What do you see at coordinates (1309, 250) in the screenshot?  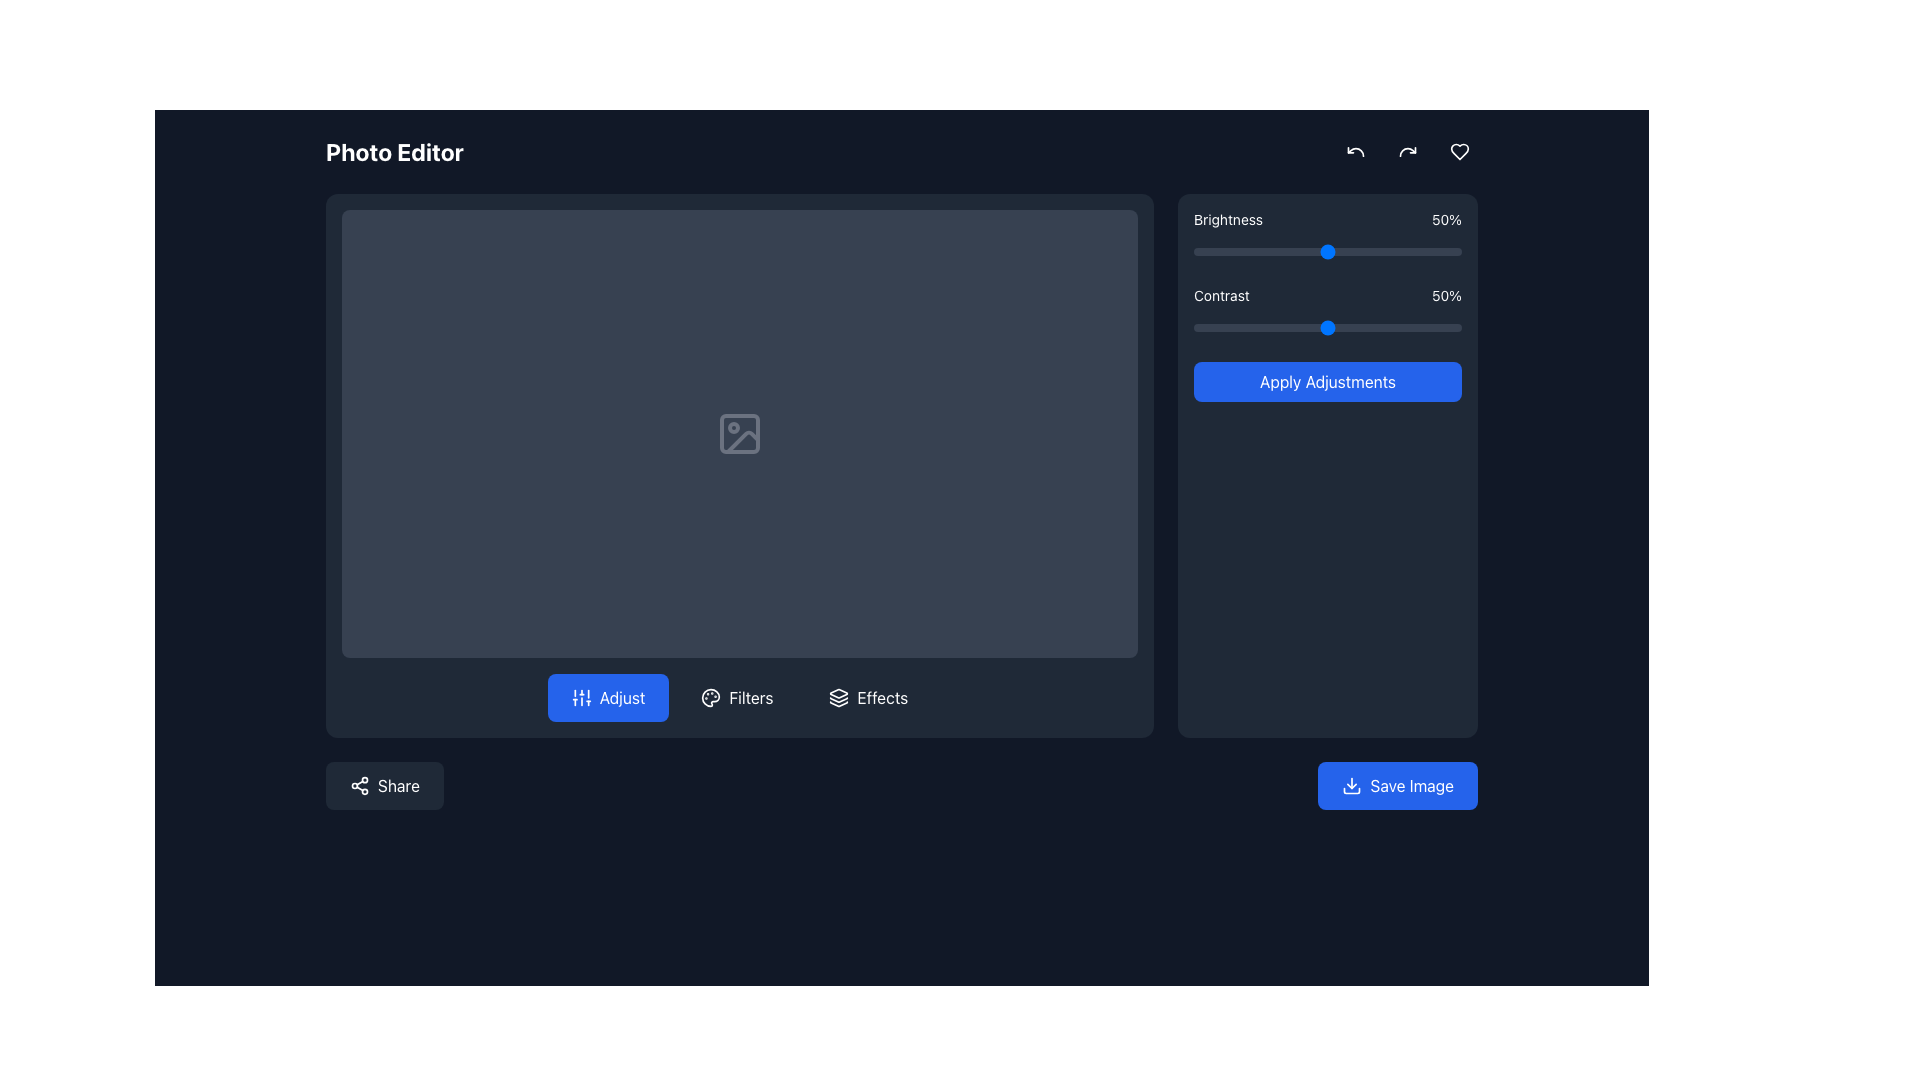 I see `brightness` at bounding box center [1309, 250].